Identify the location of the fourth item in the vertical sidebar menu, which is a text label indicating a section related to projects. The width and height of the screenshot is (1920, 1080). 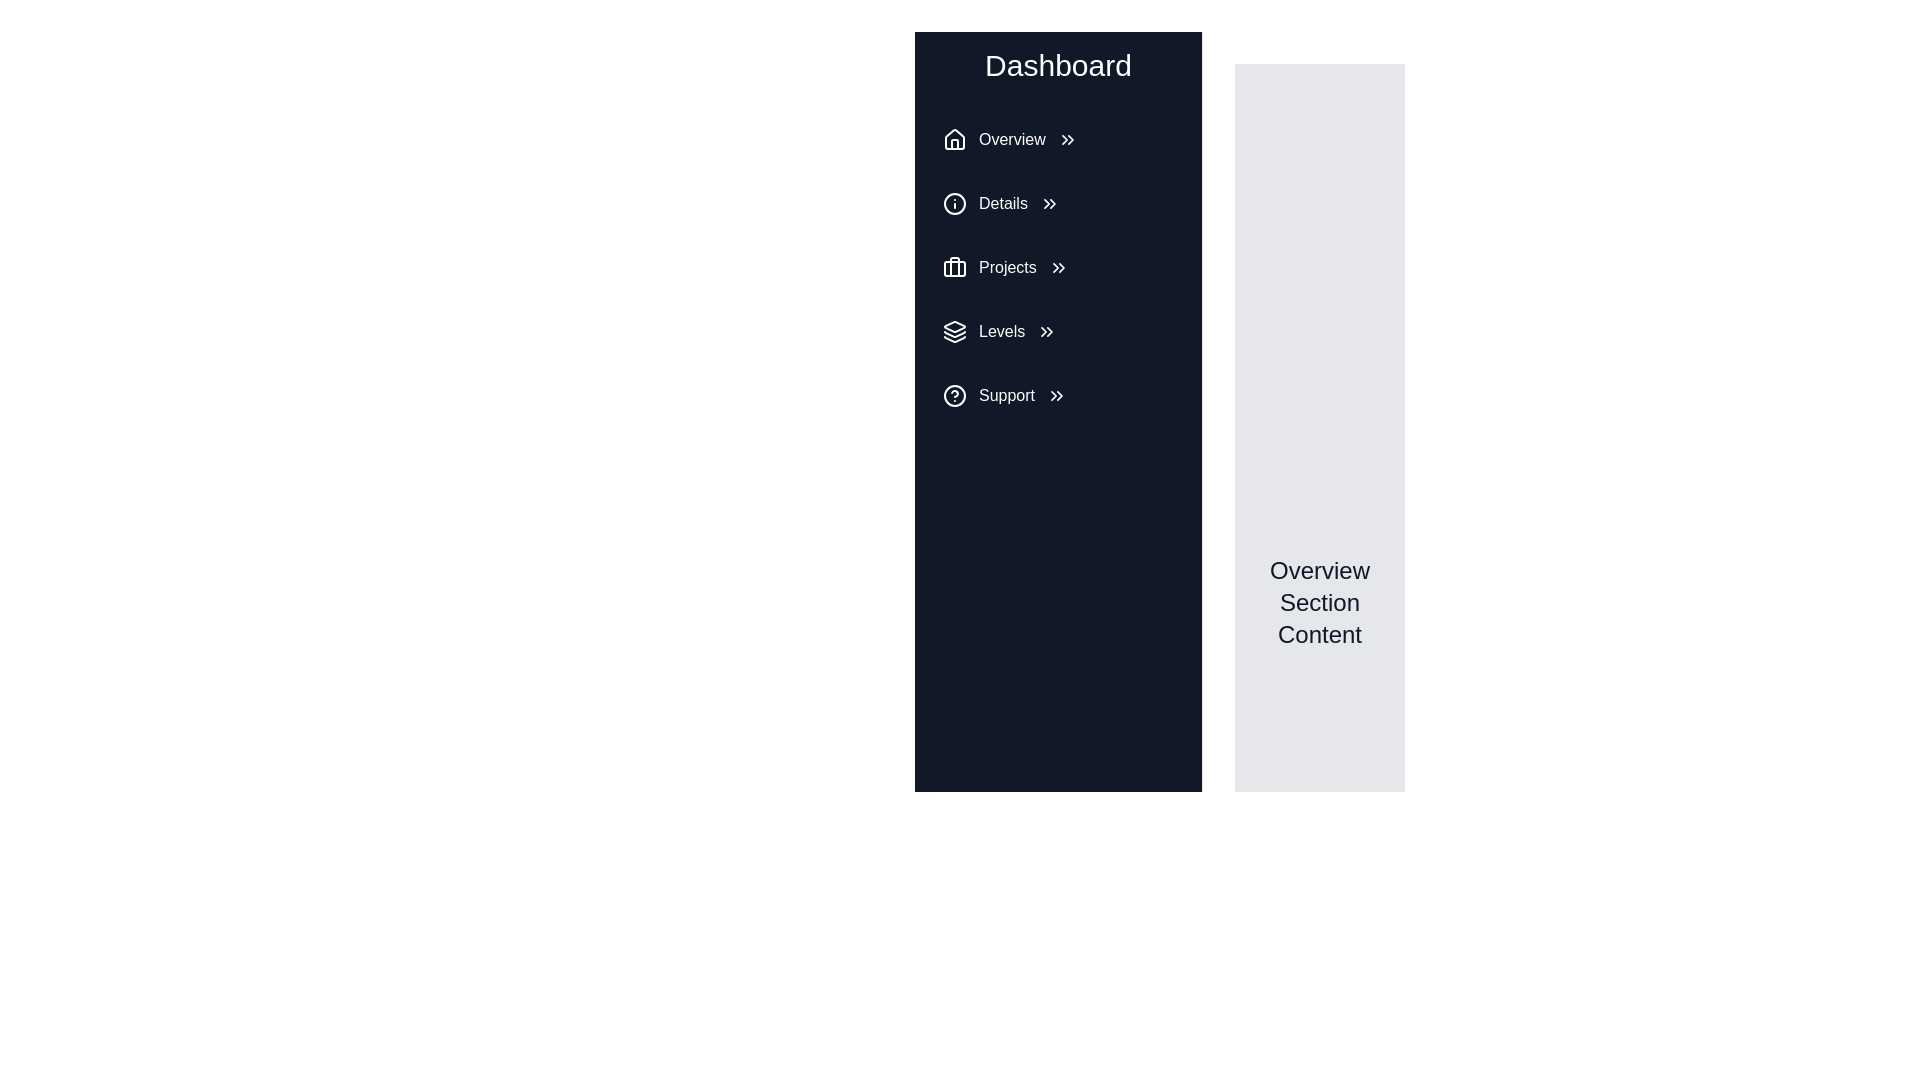
(1007, 266).